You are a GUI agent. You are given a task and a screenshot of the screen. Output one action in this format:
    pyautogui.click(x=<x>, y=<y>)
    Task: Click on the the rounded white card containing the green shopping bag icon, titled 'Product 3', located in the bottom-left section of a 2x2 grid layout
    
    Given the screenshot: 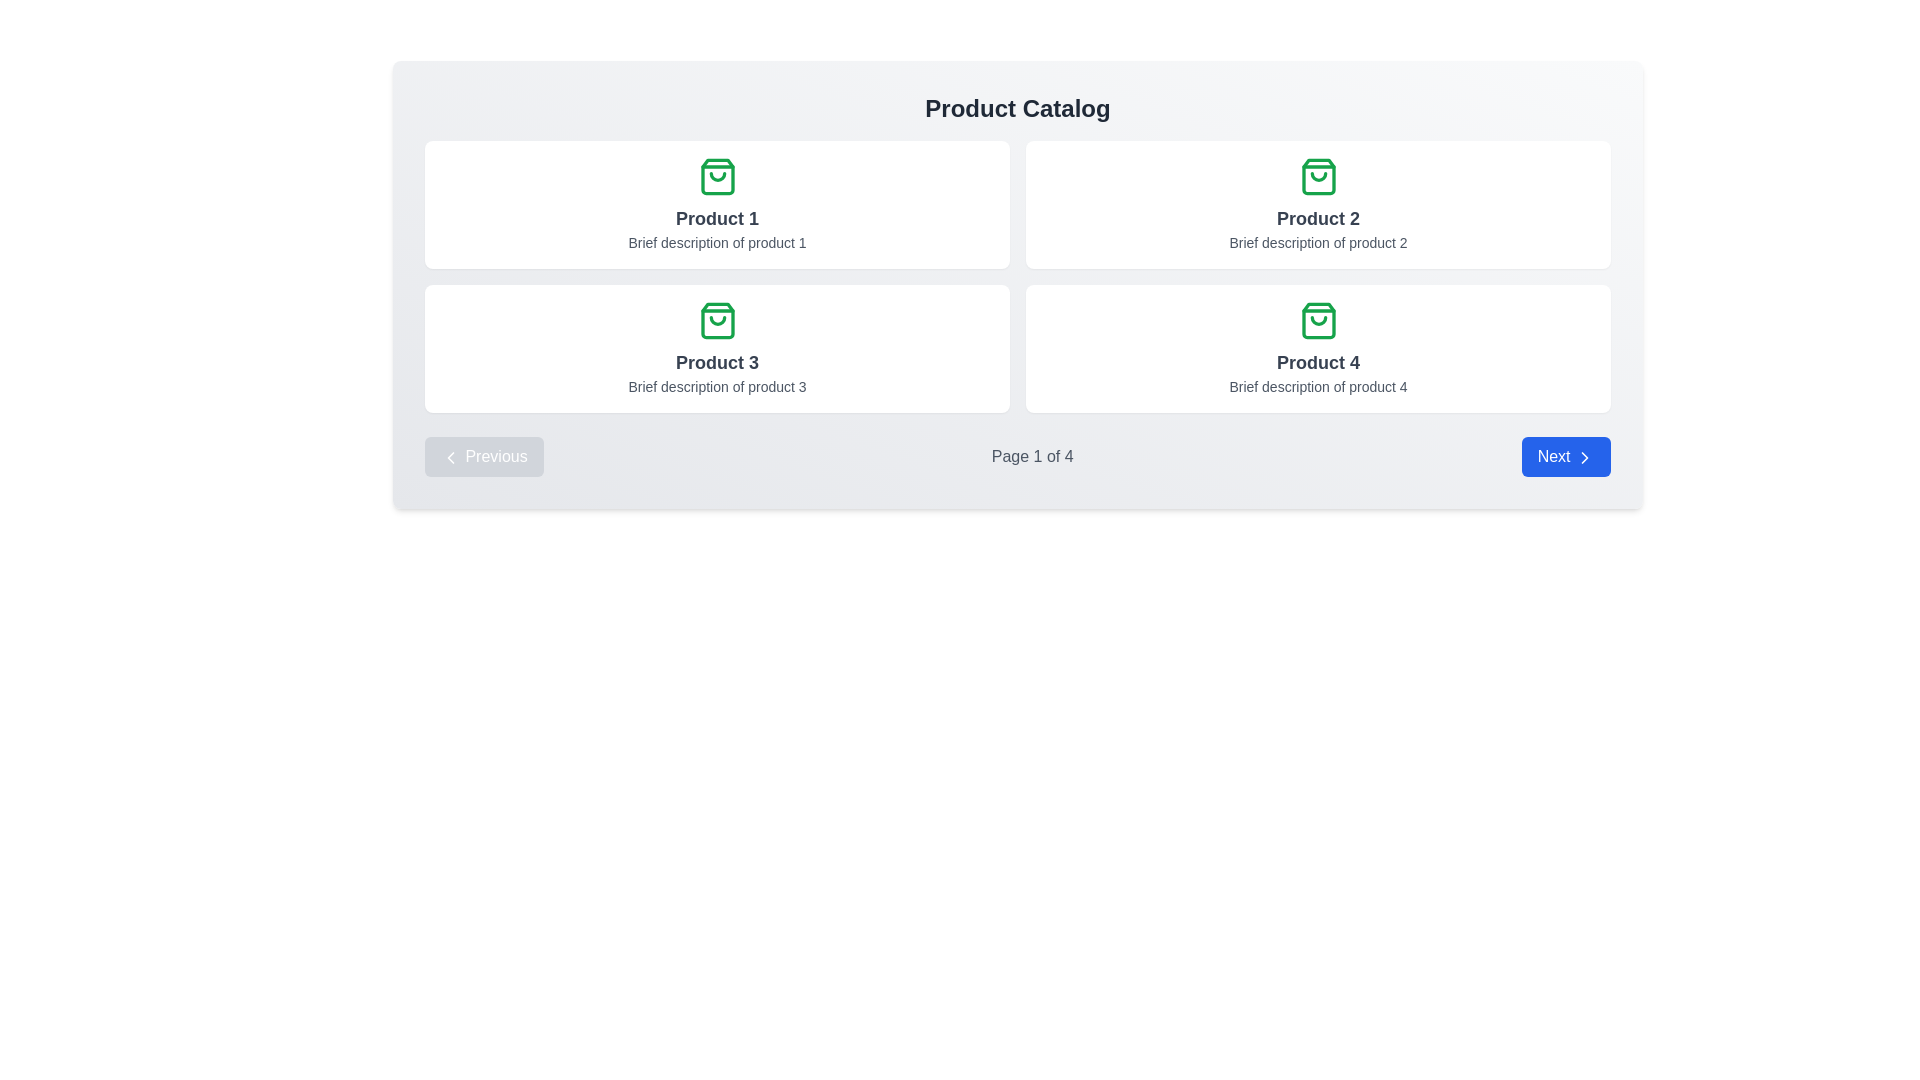 What is the action you would take?
    pyautogui.click(x=717, y=347)
    